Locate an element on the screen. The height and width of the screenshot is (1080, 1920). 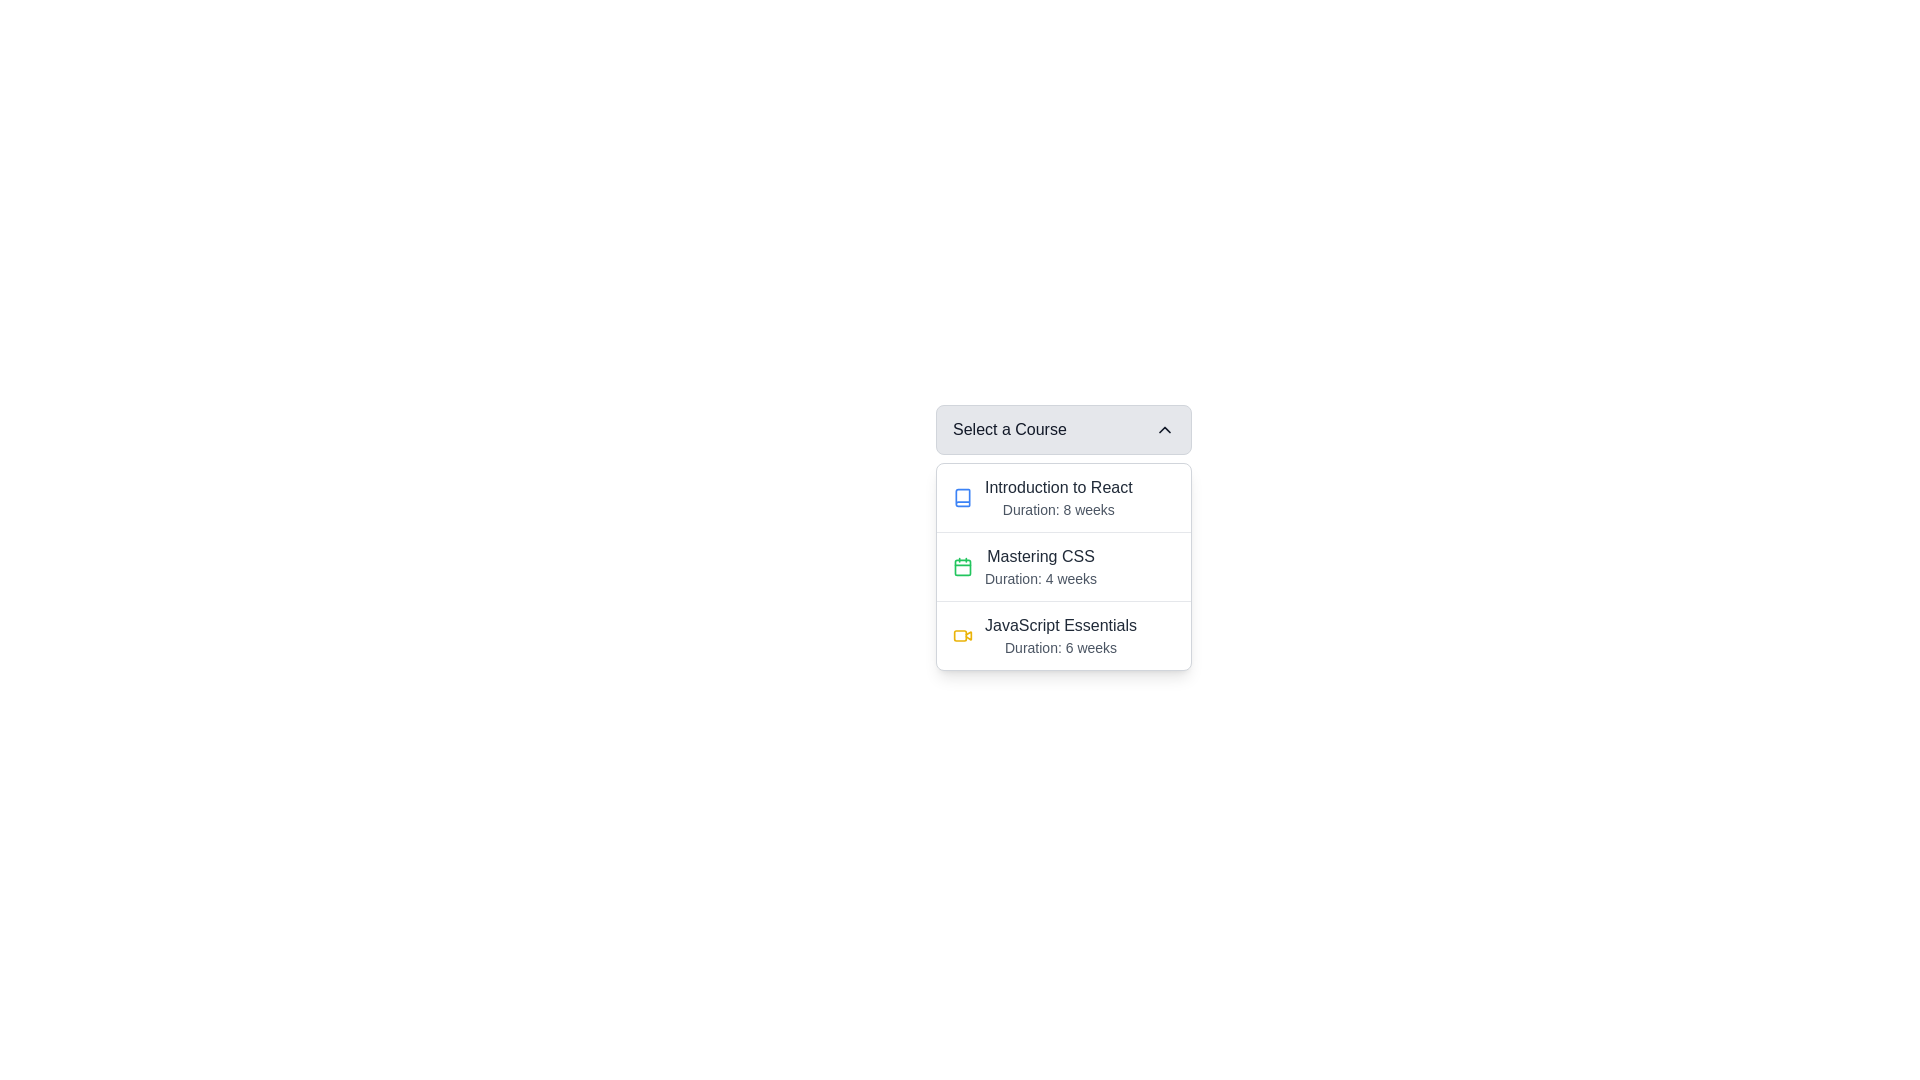
the Dropdown menu header and toggle is located at coordinates (1063, 428).